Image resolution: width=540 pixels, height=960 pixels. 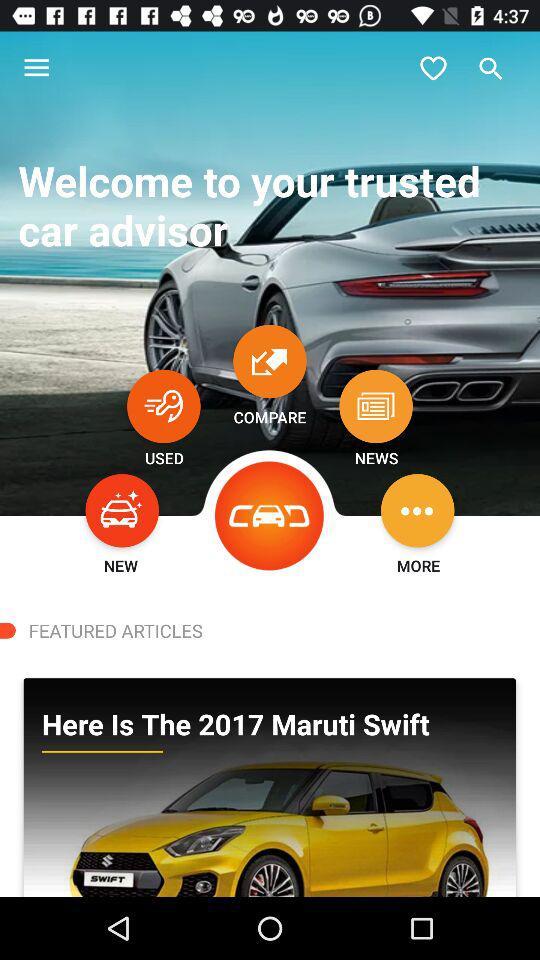 What do you see at coordinates (416, 509) in the screenshot?
I see `more` at bounding box center [416, 509].